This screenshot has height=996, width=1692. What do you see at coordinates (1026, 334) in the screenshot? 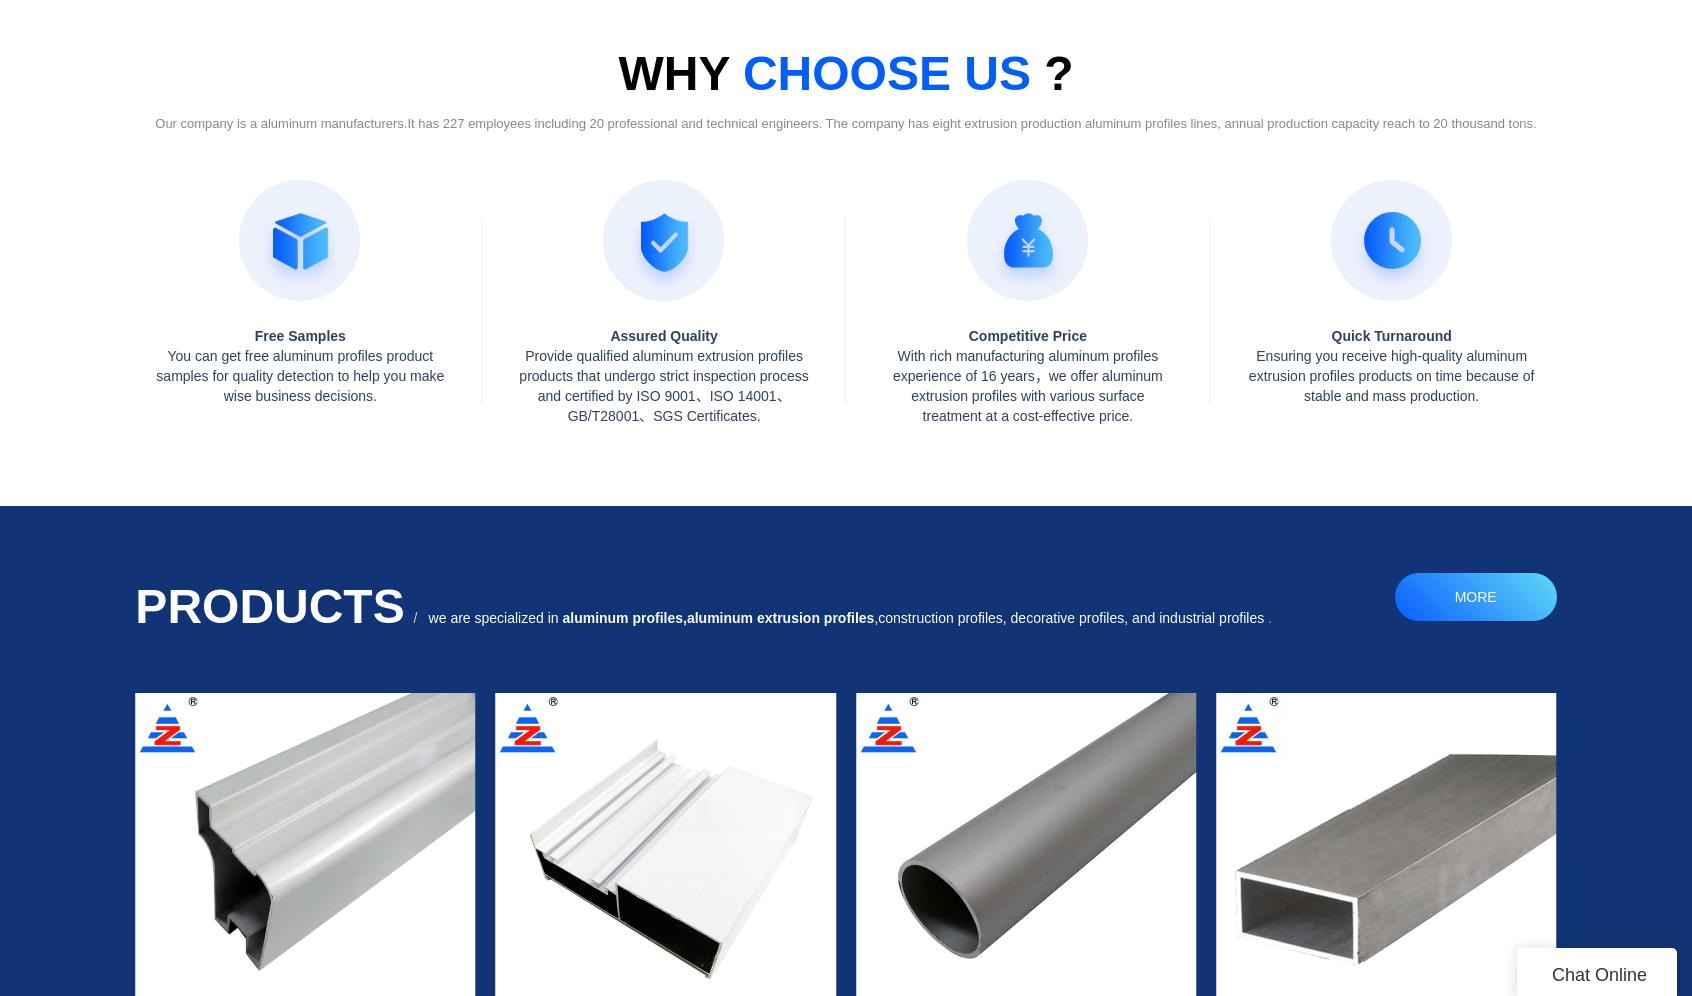
I see `'Competitive Price'` at bounding box center [1026, 334].